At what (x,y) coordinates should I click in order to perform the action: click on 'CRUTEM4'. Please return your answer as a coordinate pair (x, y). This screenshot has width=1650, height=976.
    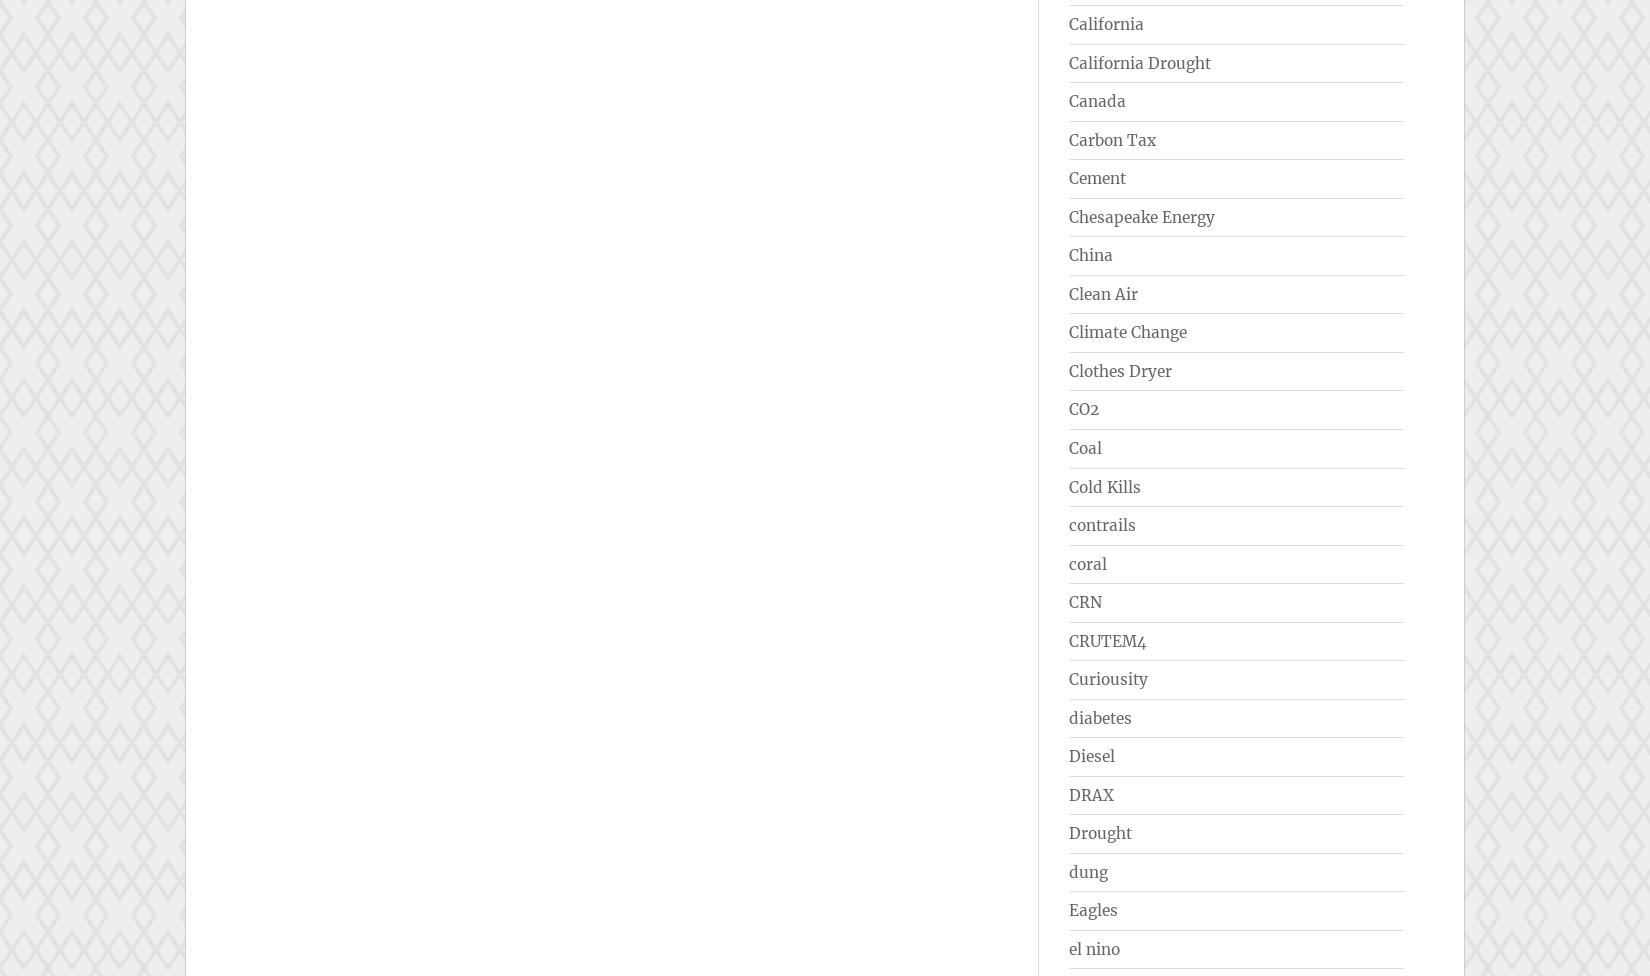
    Looking at the image, I should click on (1107, 639).